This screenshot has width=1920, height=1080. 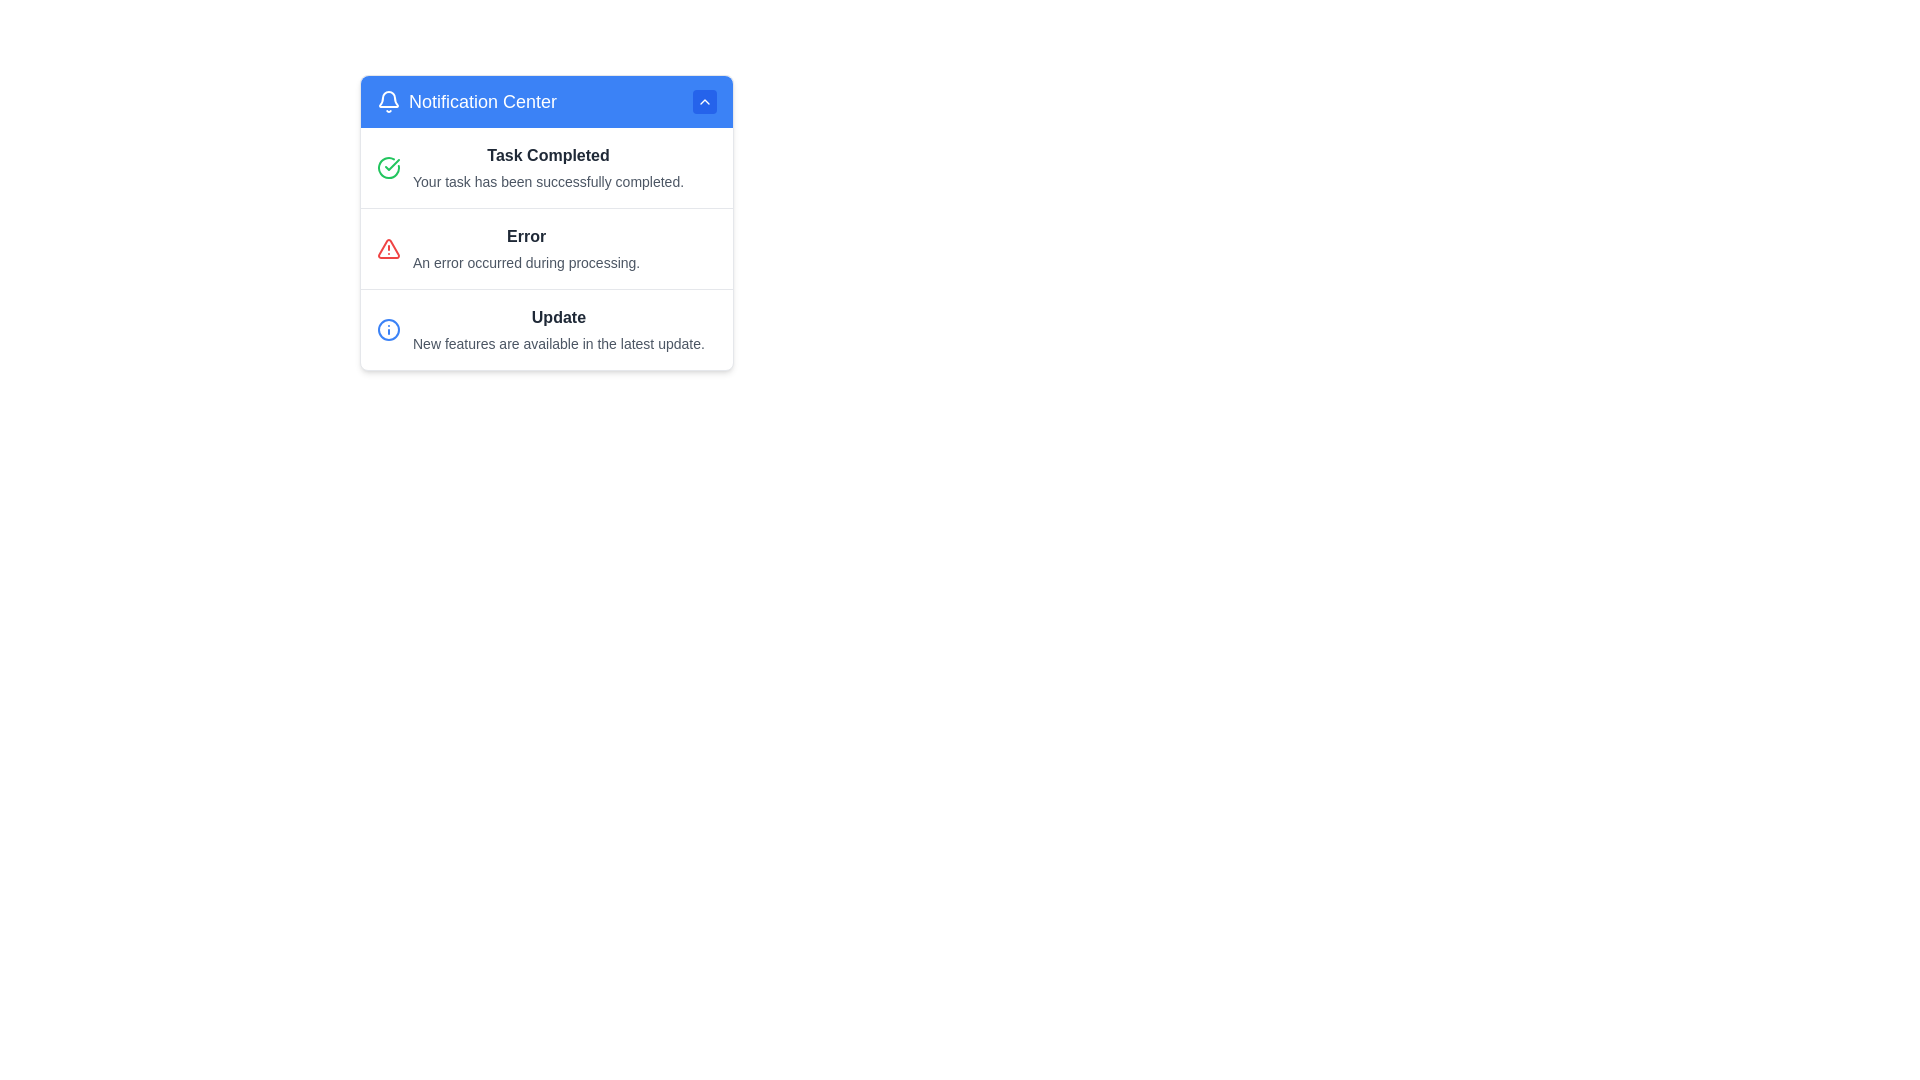 What do you see at coordinates (466, 101) in the screenshot?
I see `the Text Label with Icon that serves as the header for the 'Notification Center', located in the top header bar, aligned towards the left, next to a bell icon and an upward chevron button` at bounding box center [466, 101].